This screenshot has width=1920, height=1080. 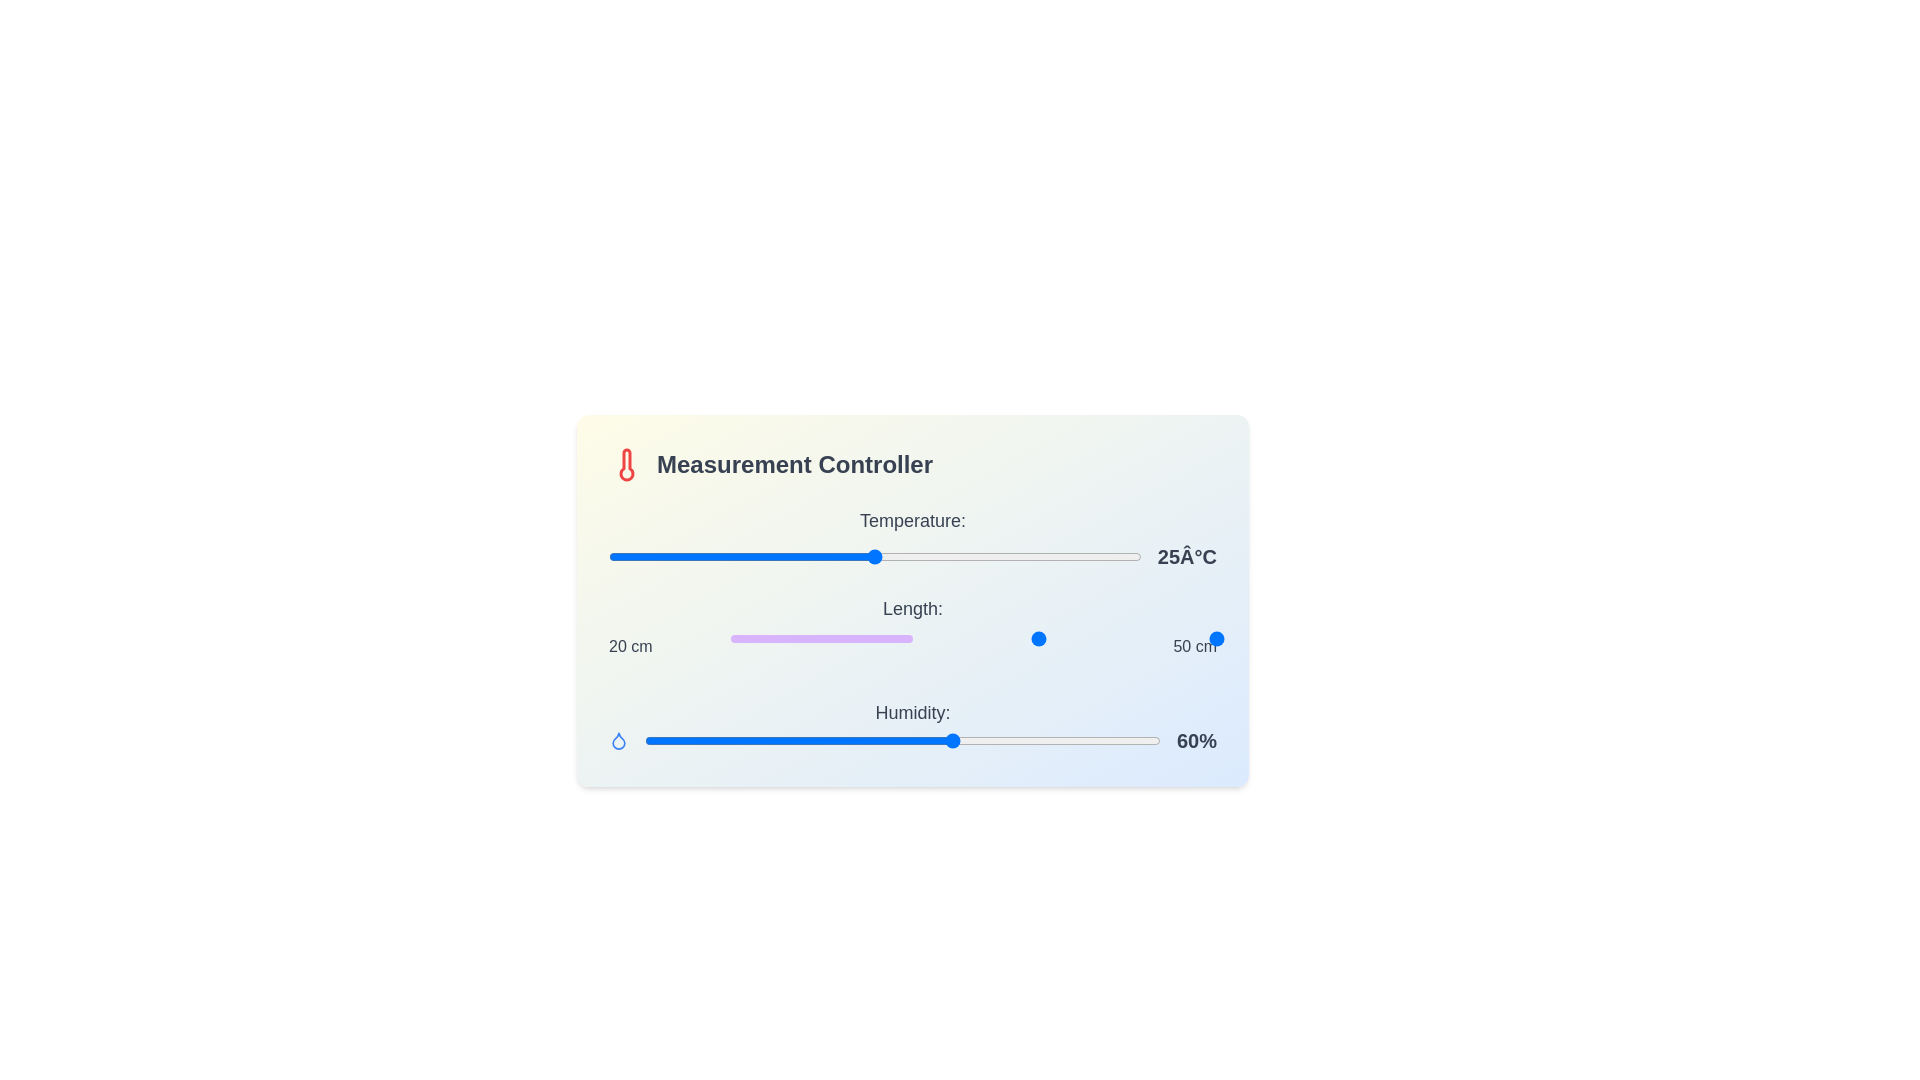 What do you see at coordinates (757, 556) in the screenshot?
I see `the temperature` at bounding box center [757, 556].